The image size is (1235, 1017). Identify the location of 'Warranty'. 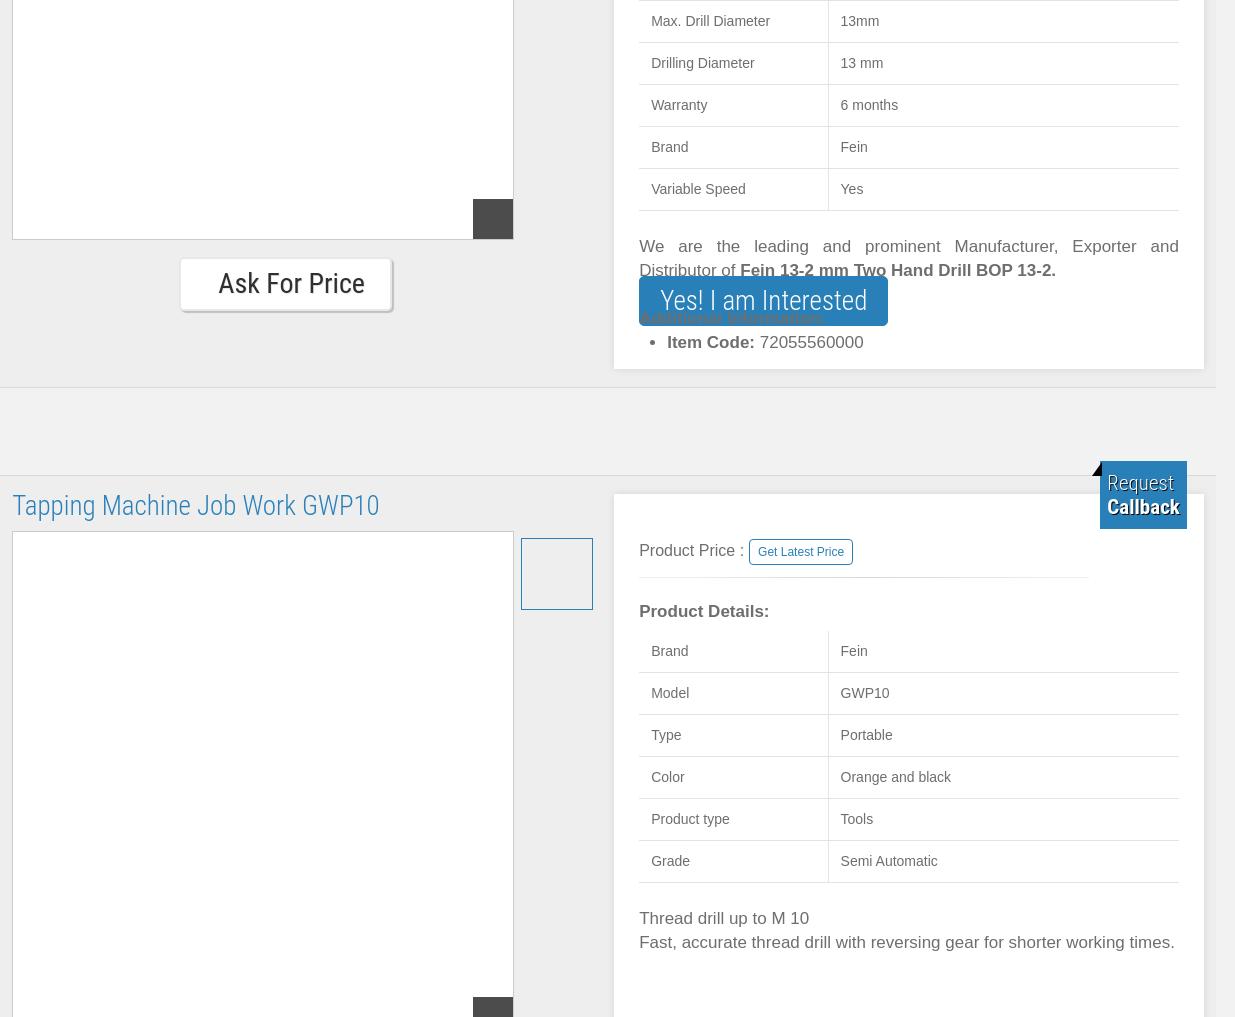
(679, 104).